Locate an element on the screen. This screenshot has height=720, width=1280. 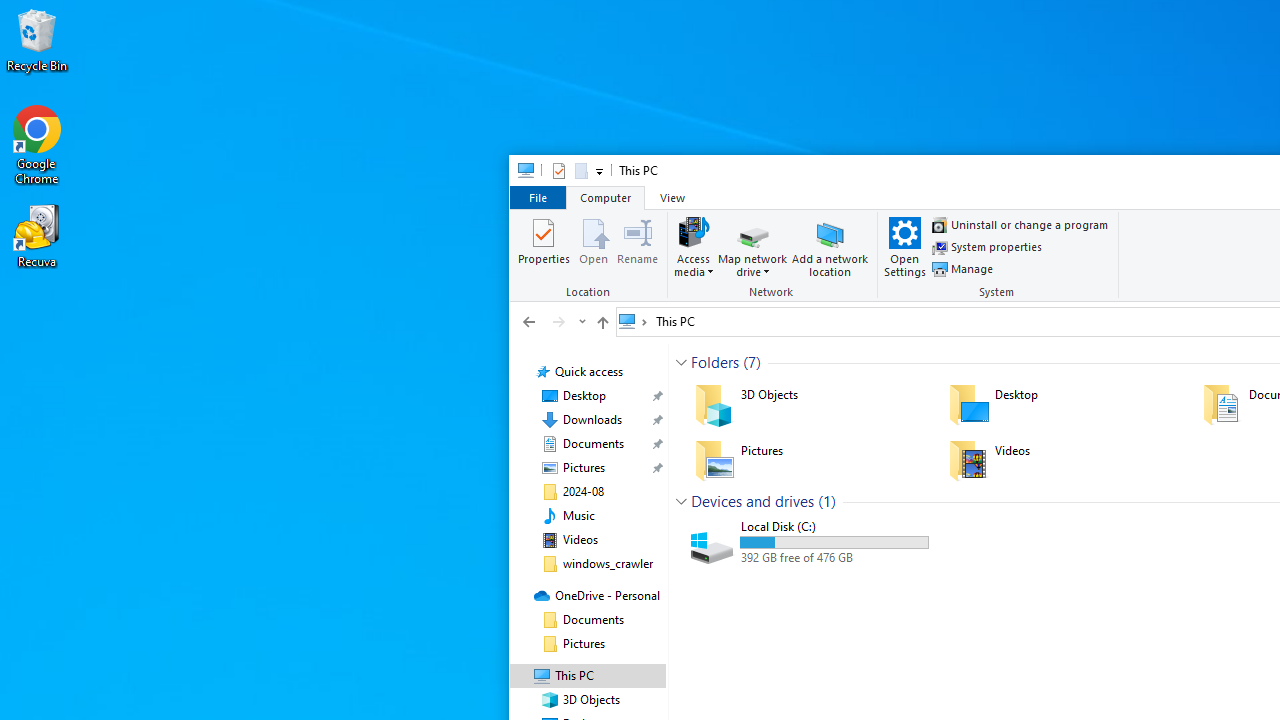
'Map network drive' is located at coordinates (751, 265).